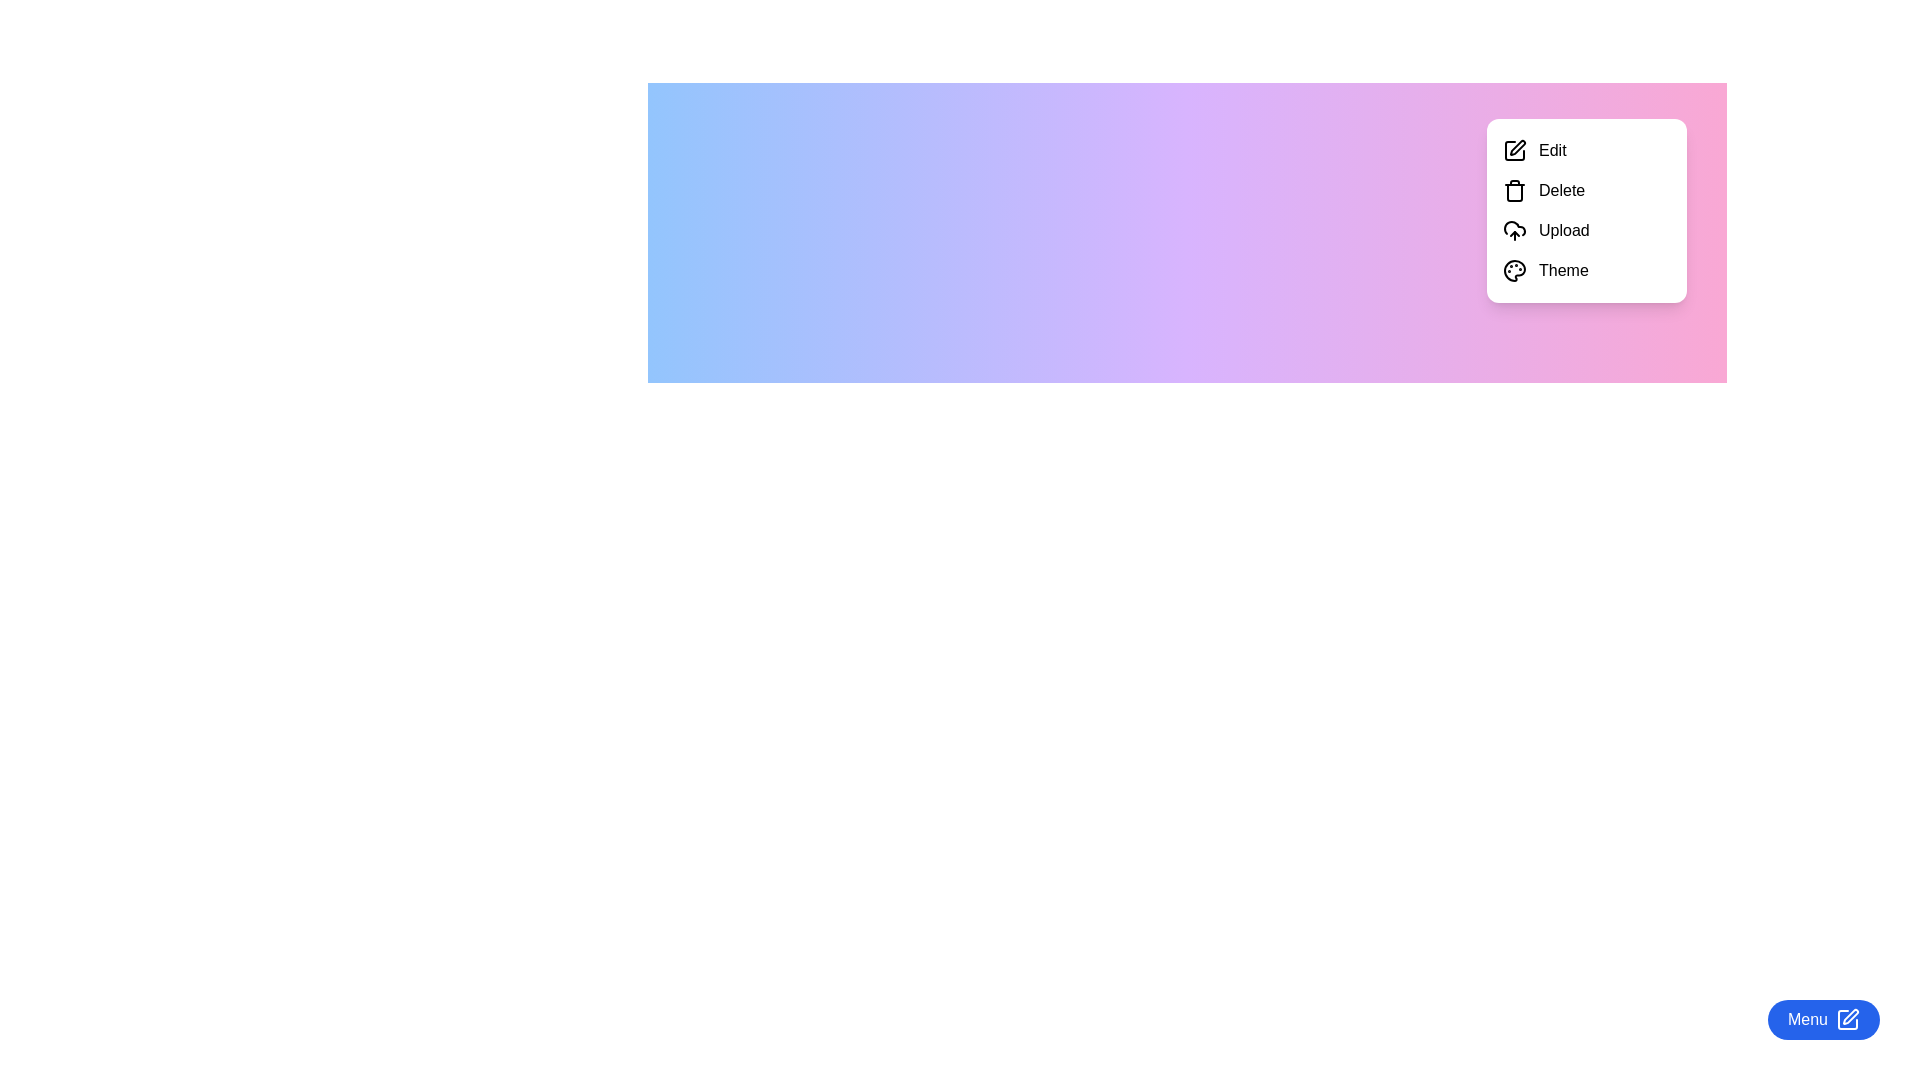 Image resolution: width=1920 pixels, height=1080 pixels. What do you see at coordinates (1586, 191) in the screenshot?
I see `the Delete menu option` at bounding box center [1586, 191].